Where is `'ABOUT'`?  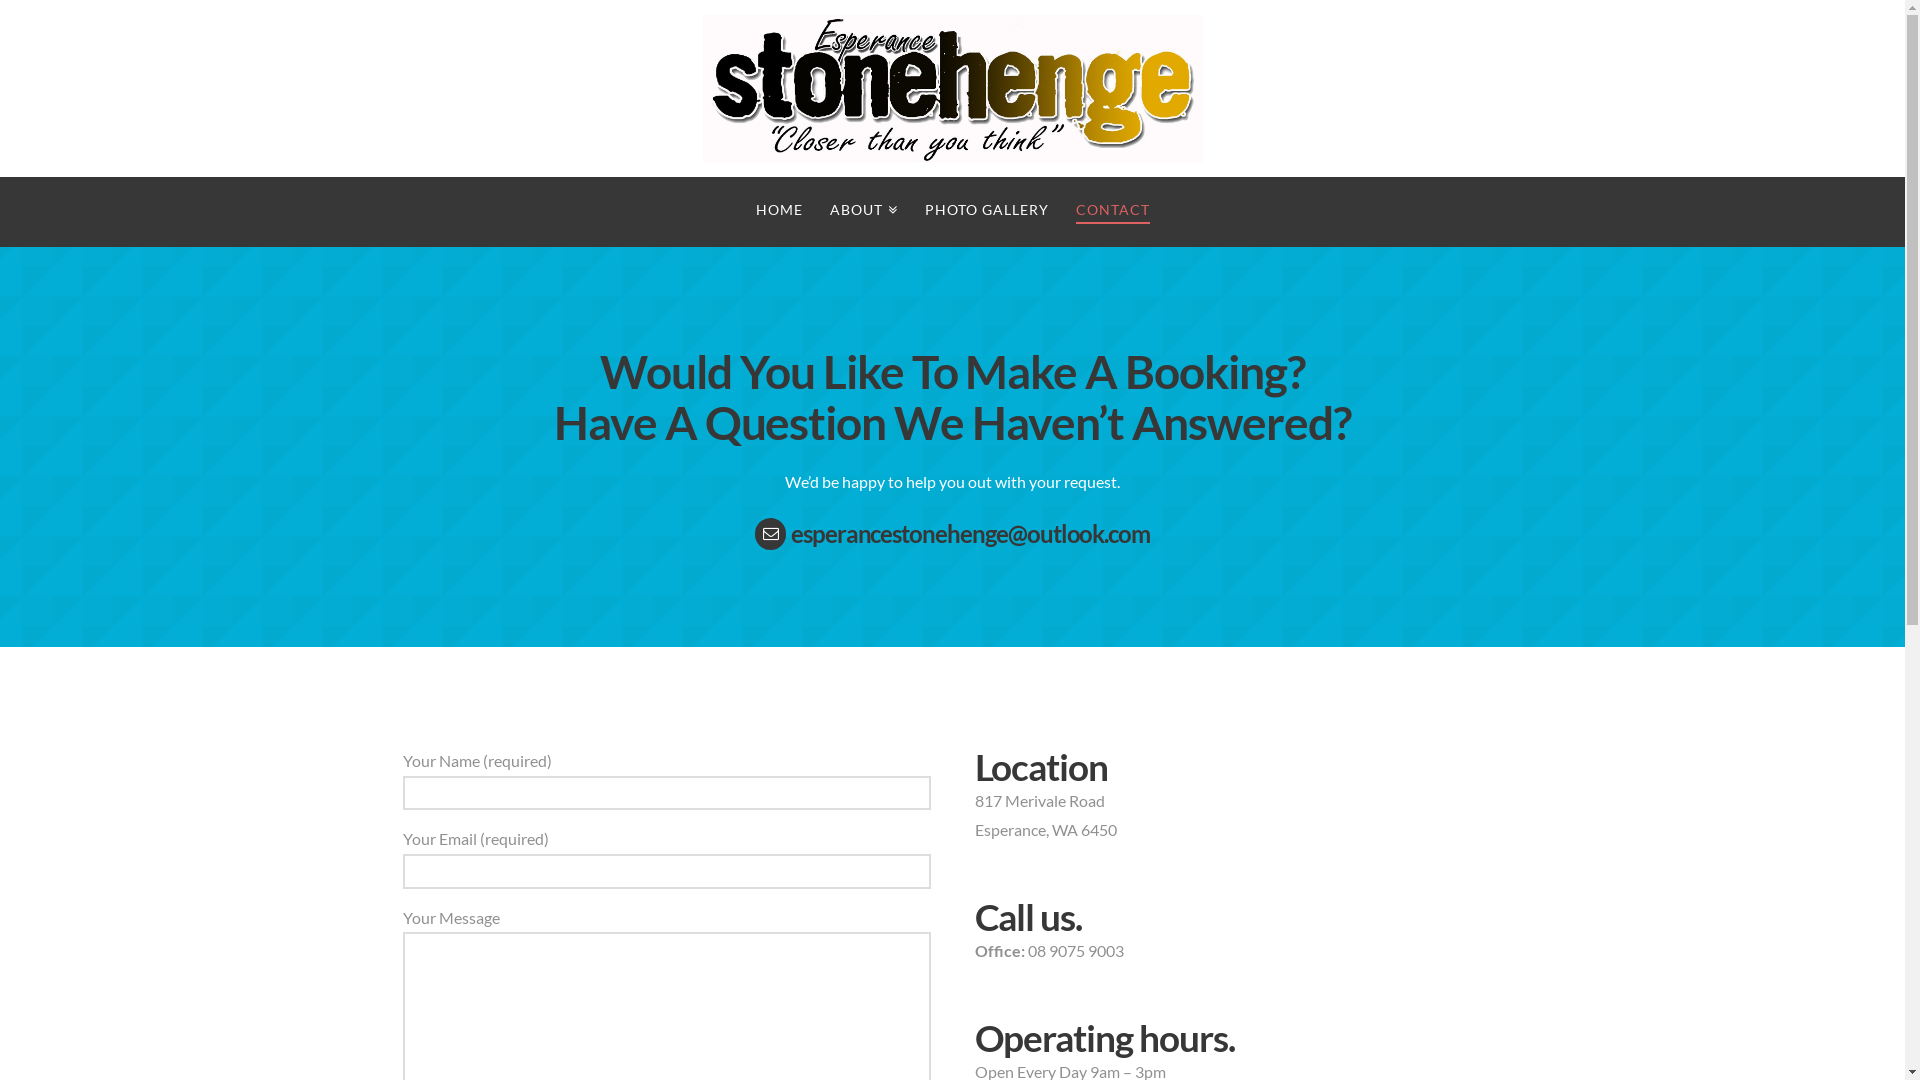 'ABOUT' is located at coordinates (863, 212).